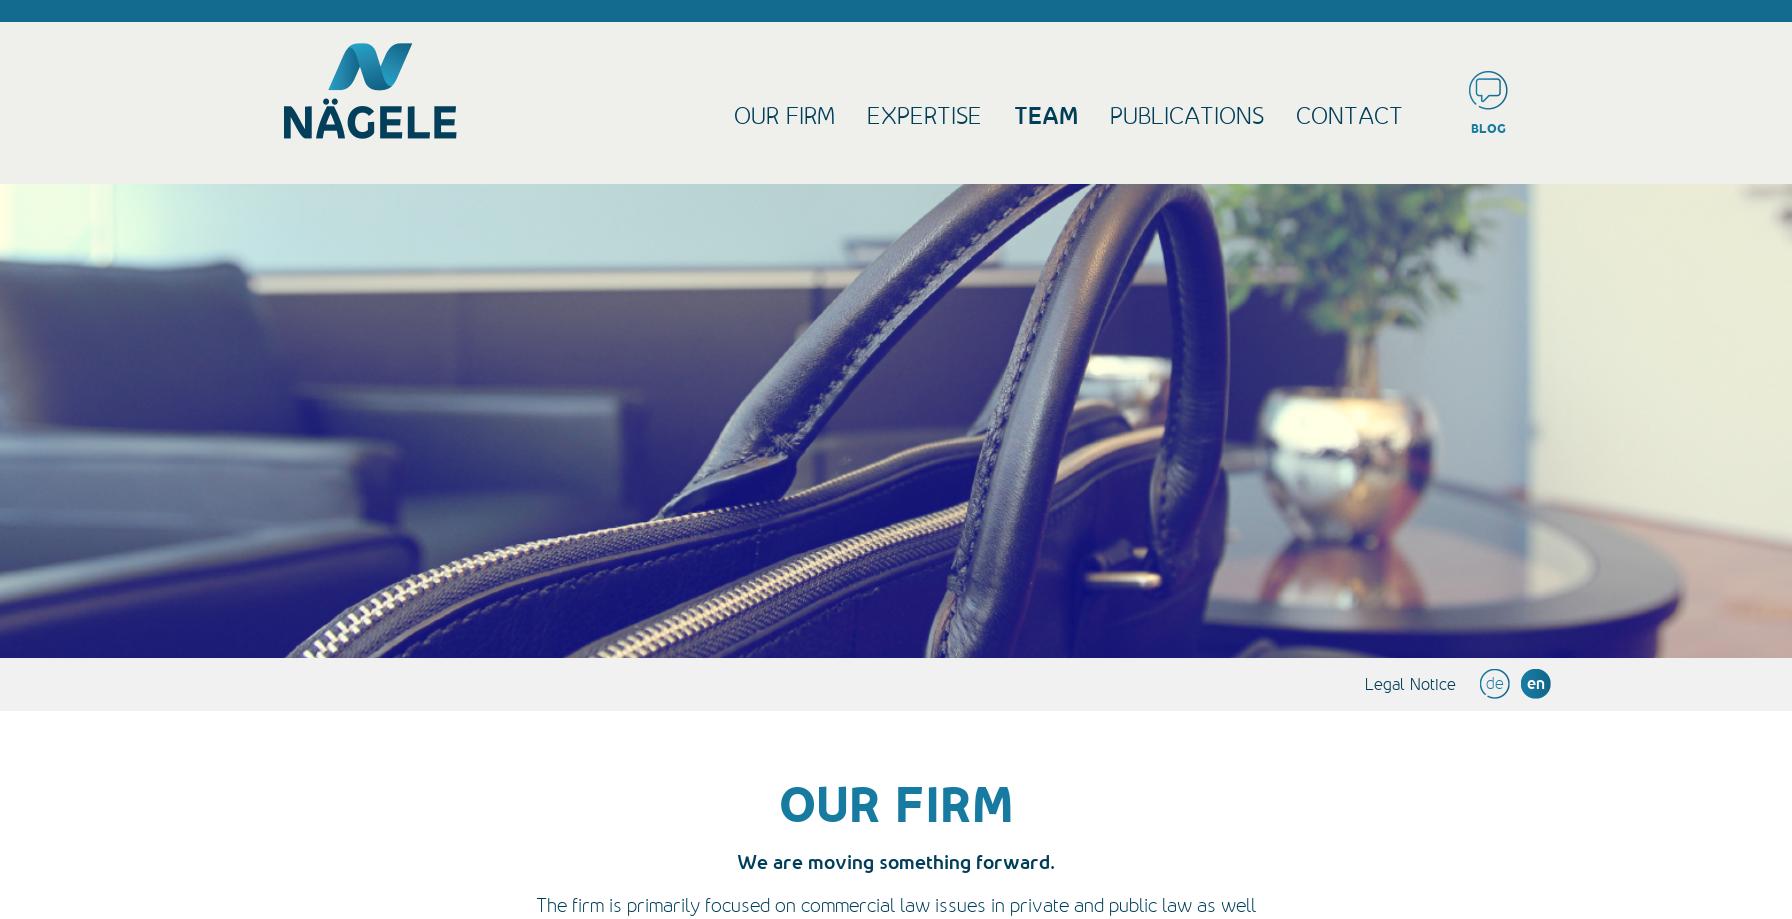 The width and height of the screenshot is (1792, 919). Describe the element at coordinates (734, 114) in the screenshot. I see `'Our Firm'` at that location.